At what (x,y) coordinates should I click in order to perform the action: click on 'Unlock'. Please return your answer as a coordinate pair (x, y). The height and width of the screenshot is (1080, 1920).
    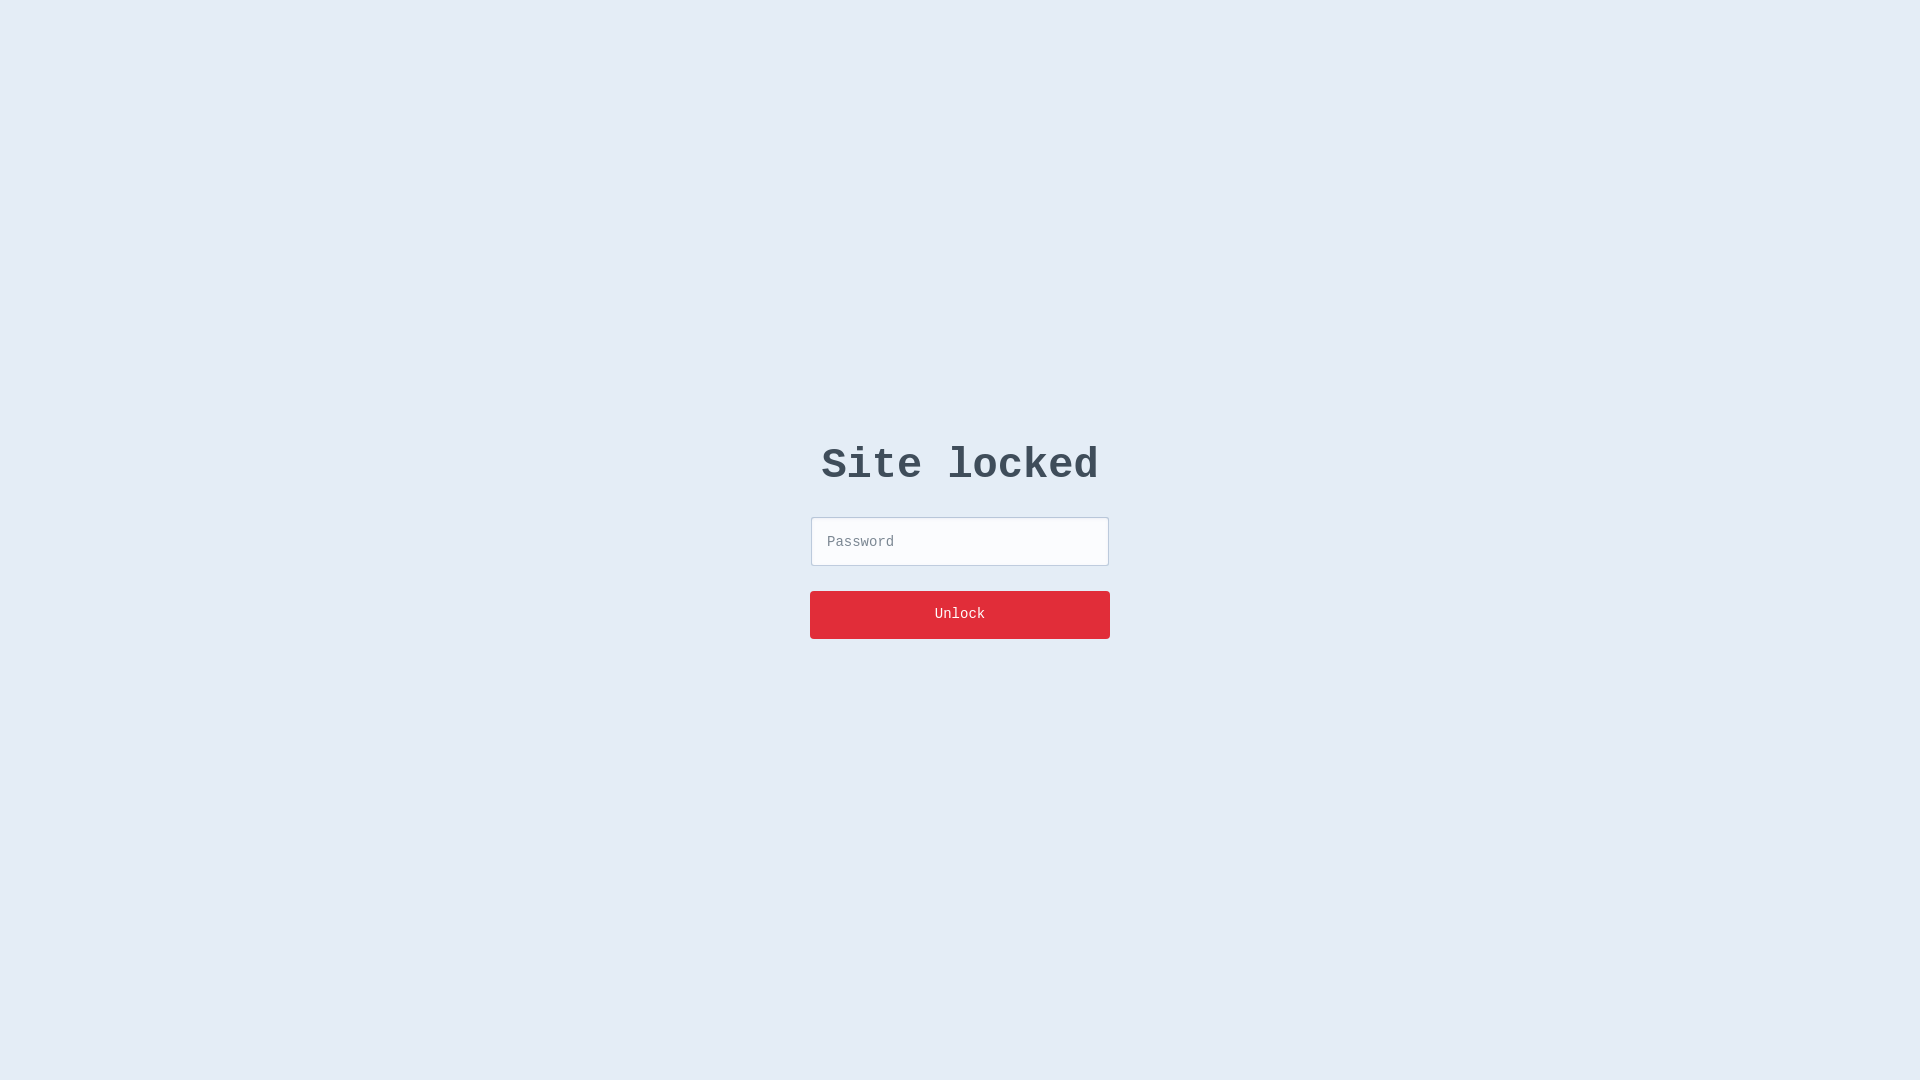
    Looking at the image, I should click on (960, 613).